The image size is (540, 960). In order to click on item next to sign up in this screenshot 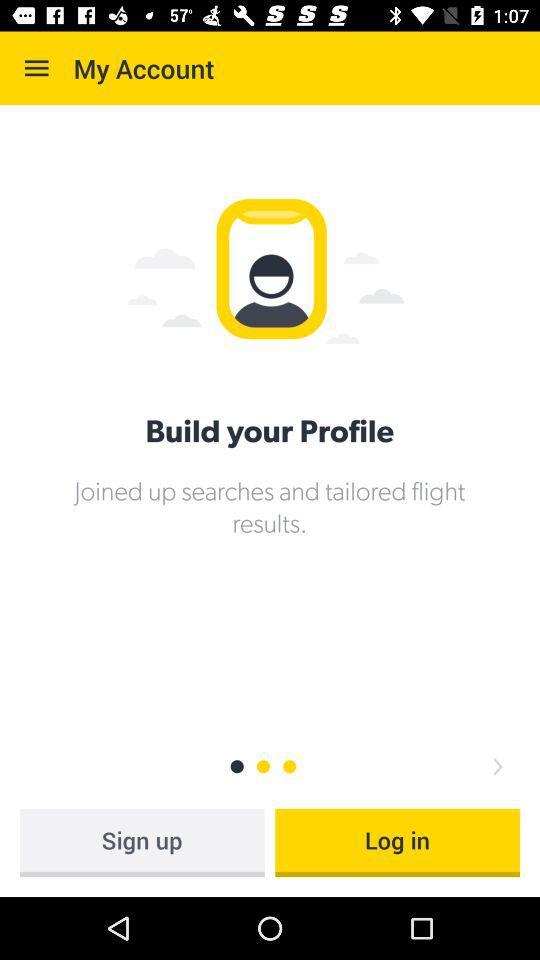, I will do `click(397, 841)`.